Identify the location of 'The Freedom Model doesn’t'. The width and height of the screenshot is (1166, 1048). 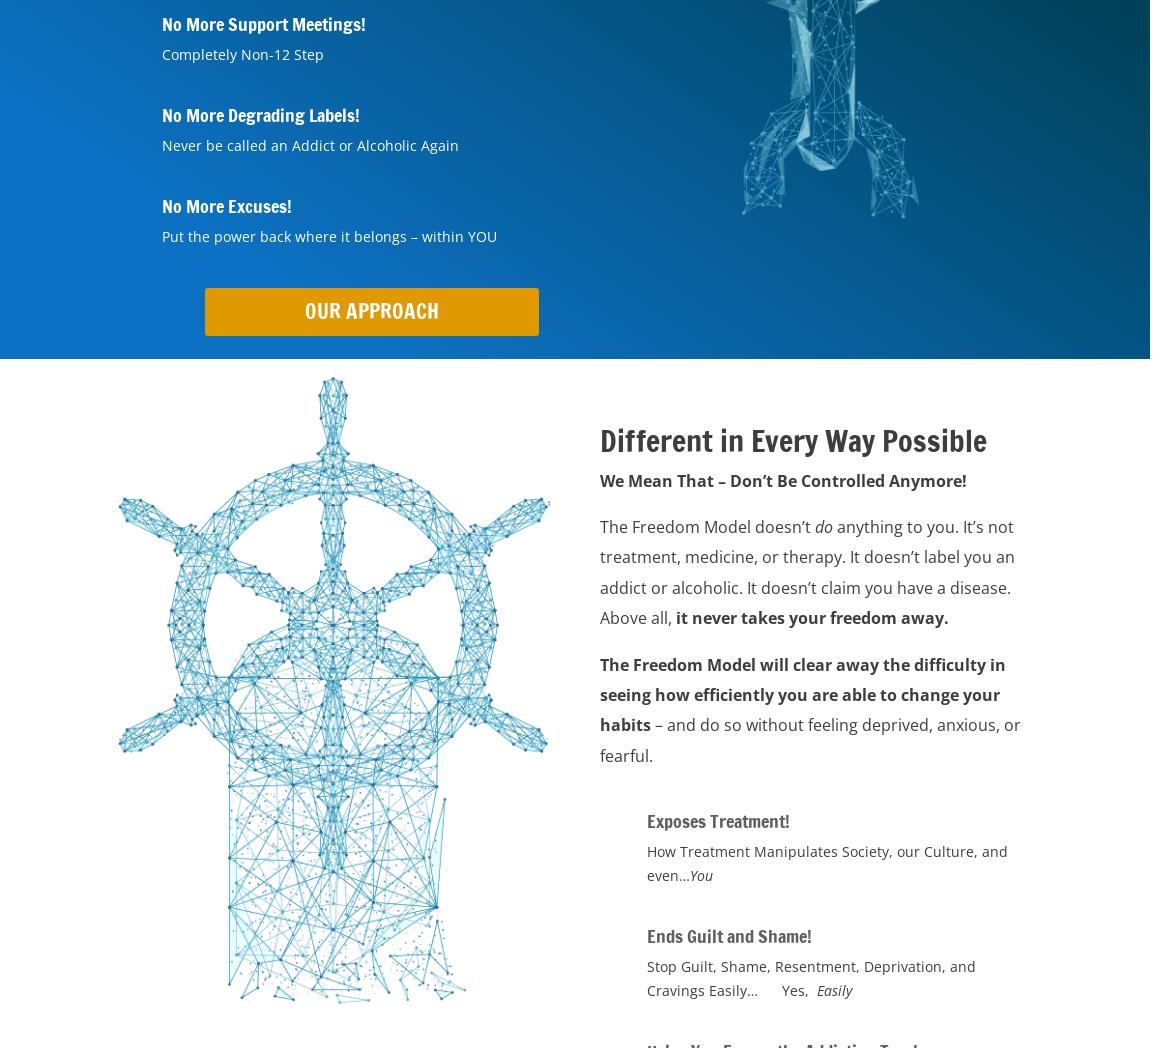
(707, 524).